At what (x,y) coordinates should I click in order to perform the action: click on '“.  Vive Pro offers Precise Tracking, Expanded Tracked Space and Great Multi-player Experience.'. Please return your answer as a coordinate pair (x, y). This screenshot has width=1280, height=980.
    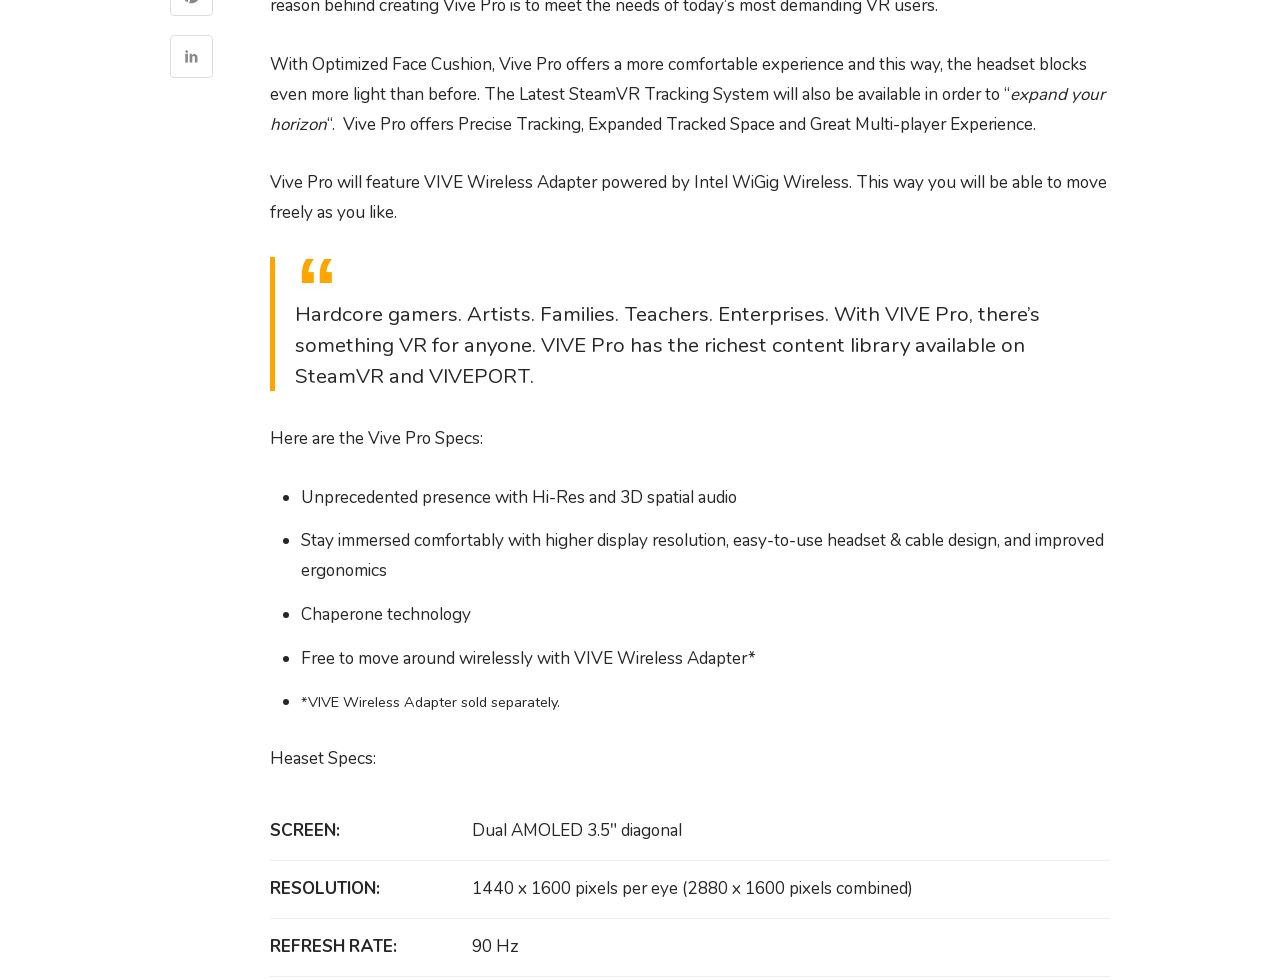
    Looking at the image, I should click on (681, 123).